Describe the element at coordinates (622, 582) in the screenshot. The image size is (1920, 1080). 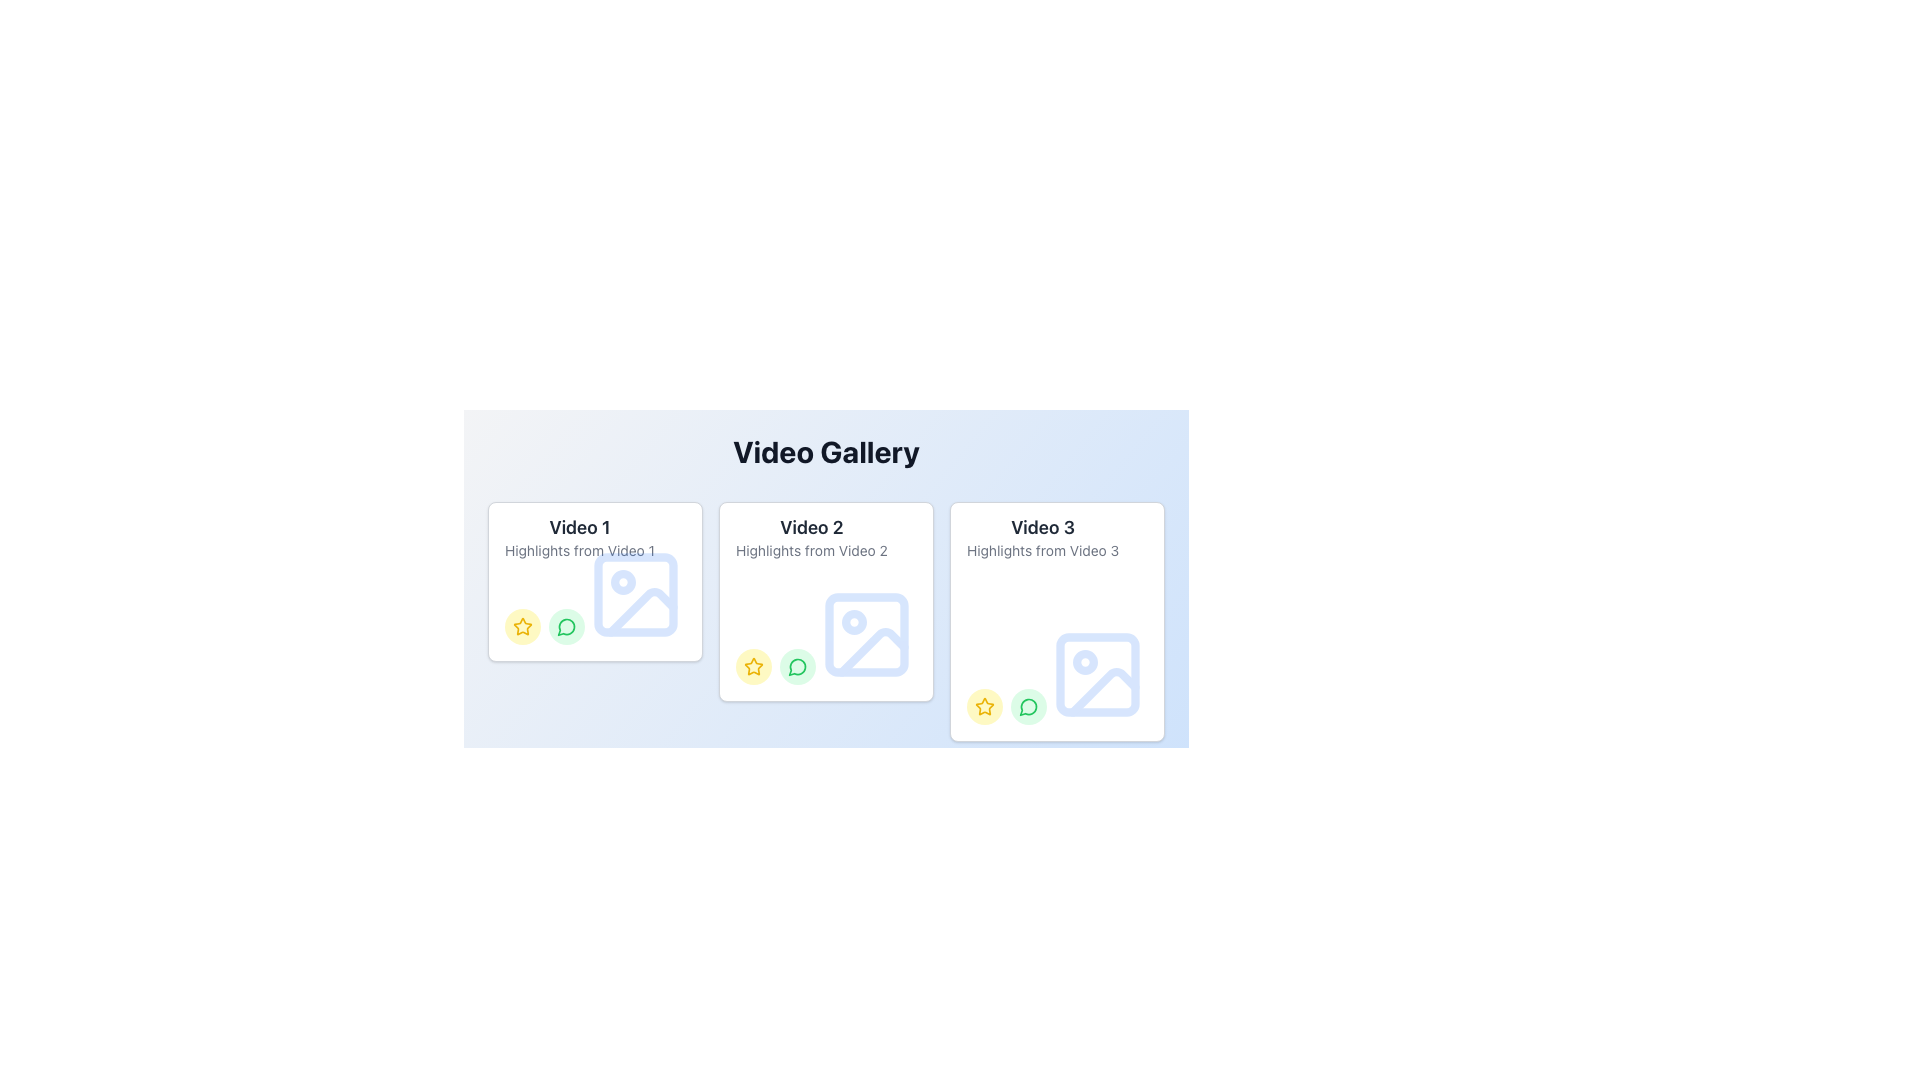
I see `the Graphical Indicator, which is positioned within an icon-like area and serves as a decorative or status indicator` at that location.